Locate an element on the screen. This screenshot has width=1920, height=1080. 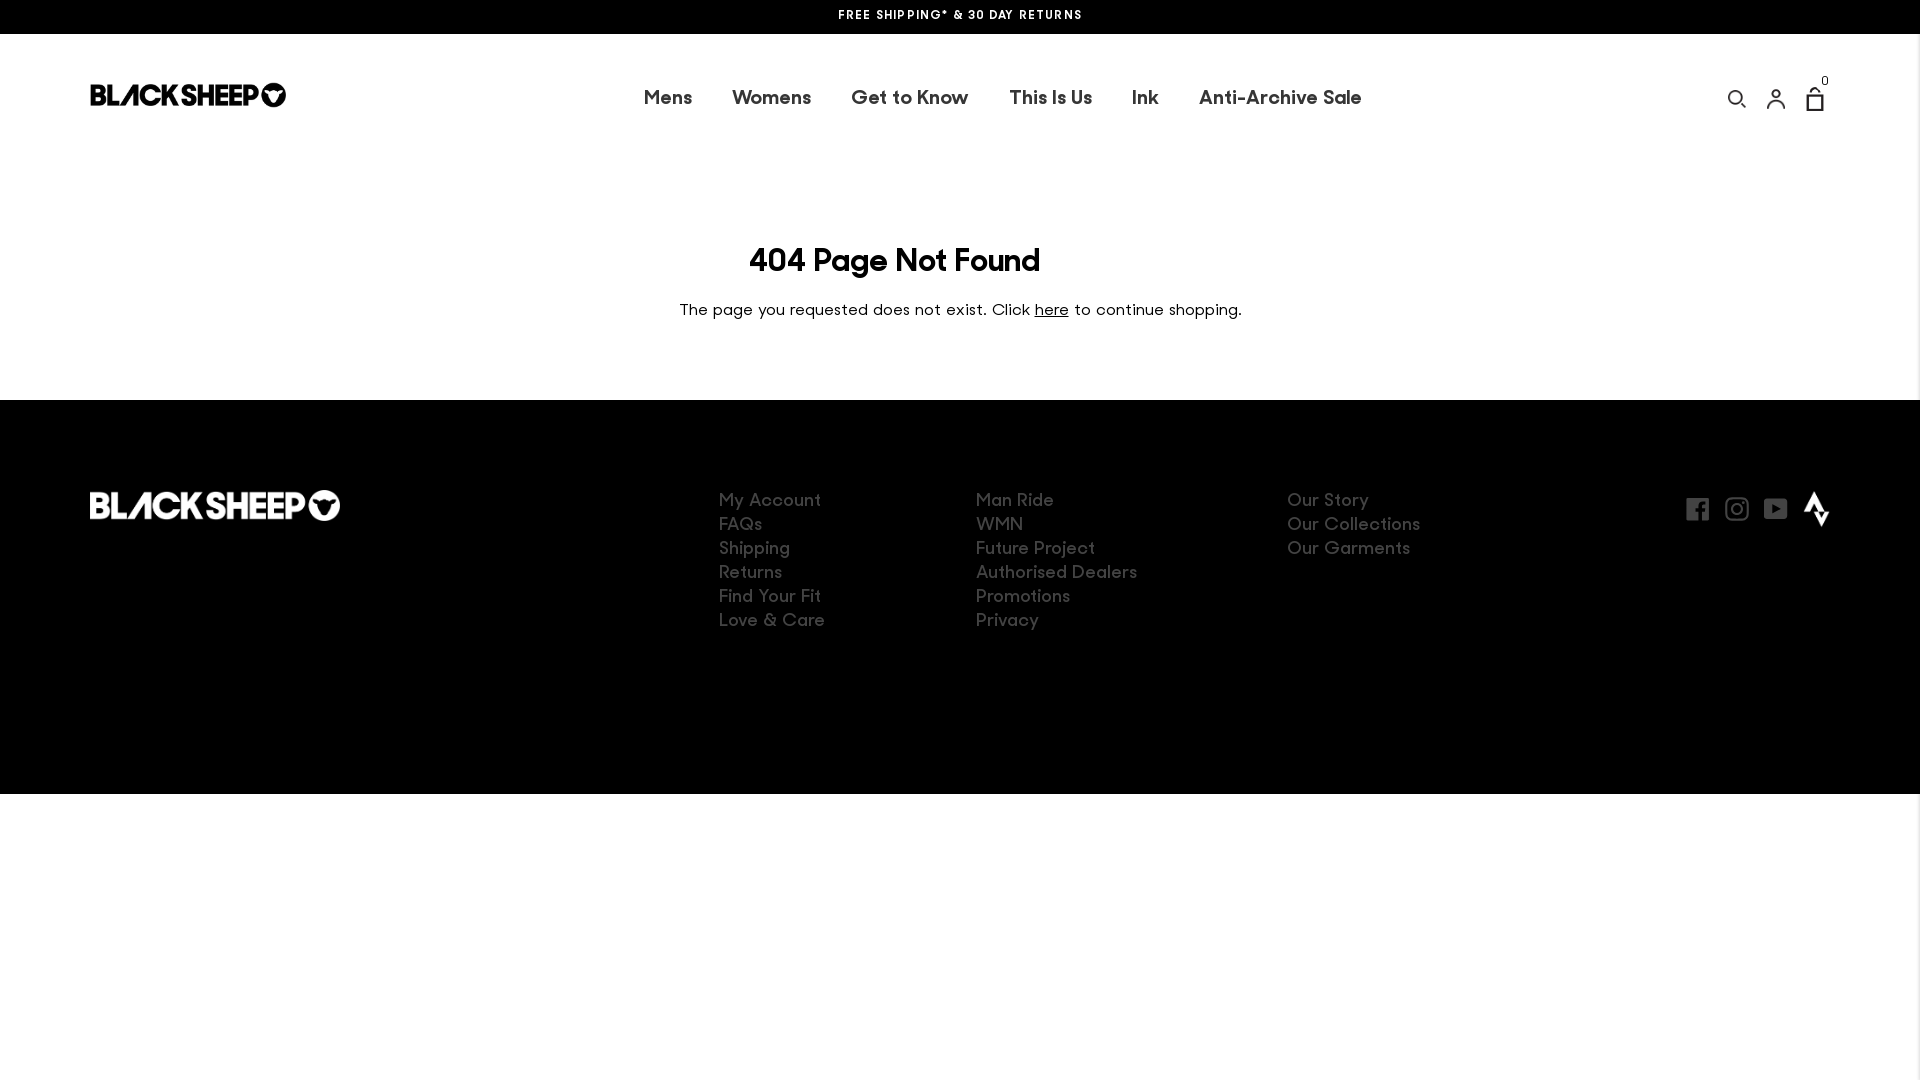
'Find Your Fit' is located at coordinates (719, 596).